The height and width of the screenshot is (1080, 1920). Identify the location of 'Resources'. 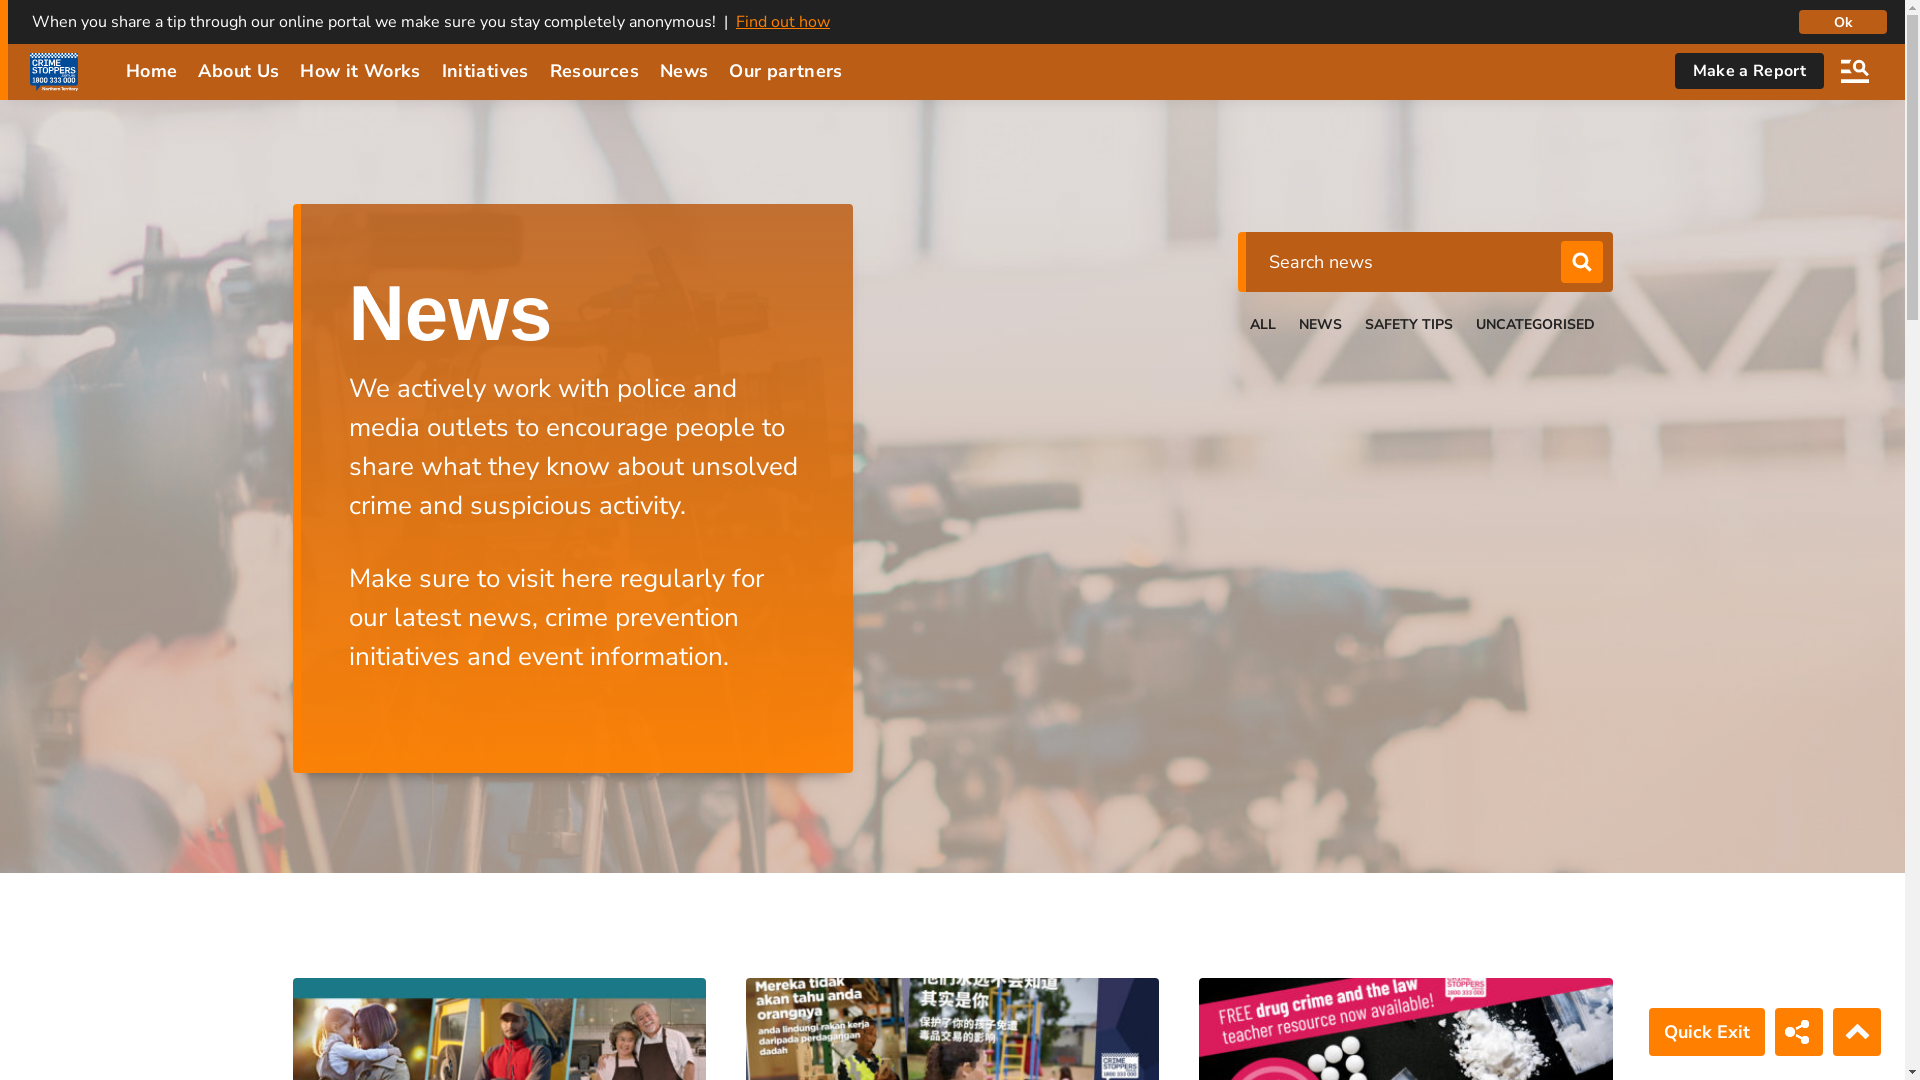
(593, 69).